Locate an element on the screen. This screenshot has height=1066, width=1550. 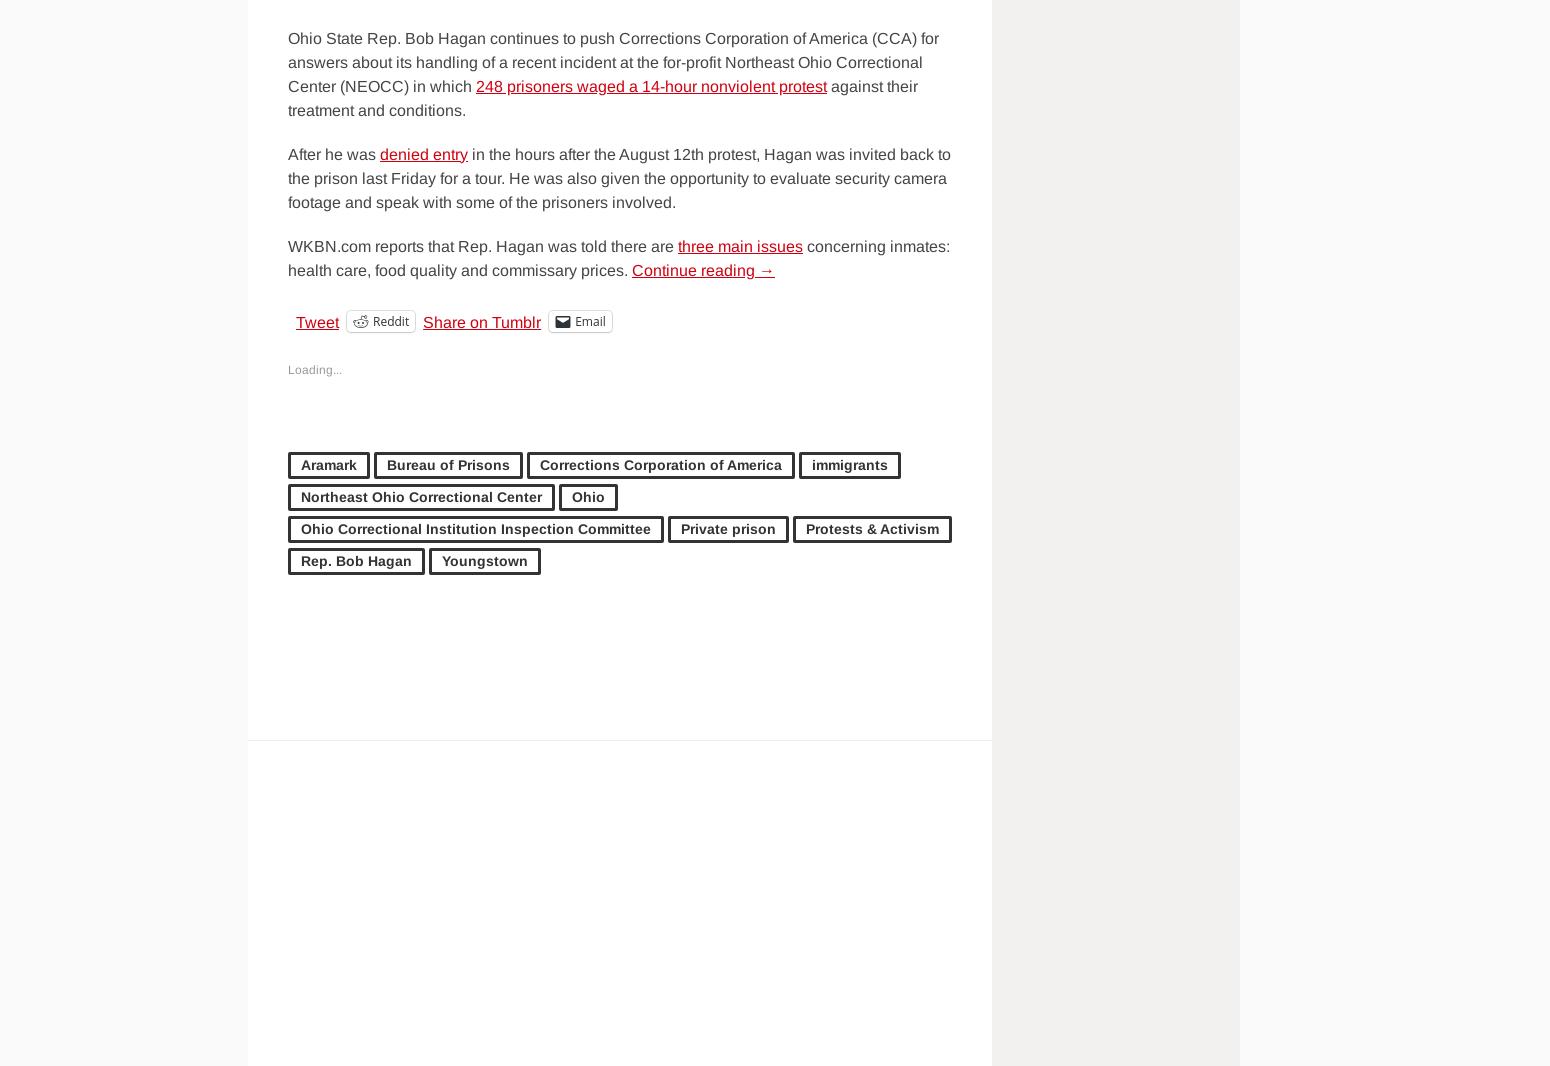
'248 prisoners waged a 14-hour nonviolent protest' is located at coordinates (650, 84).